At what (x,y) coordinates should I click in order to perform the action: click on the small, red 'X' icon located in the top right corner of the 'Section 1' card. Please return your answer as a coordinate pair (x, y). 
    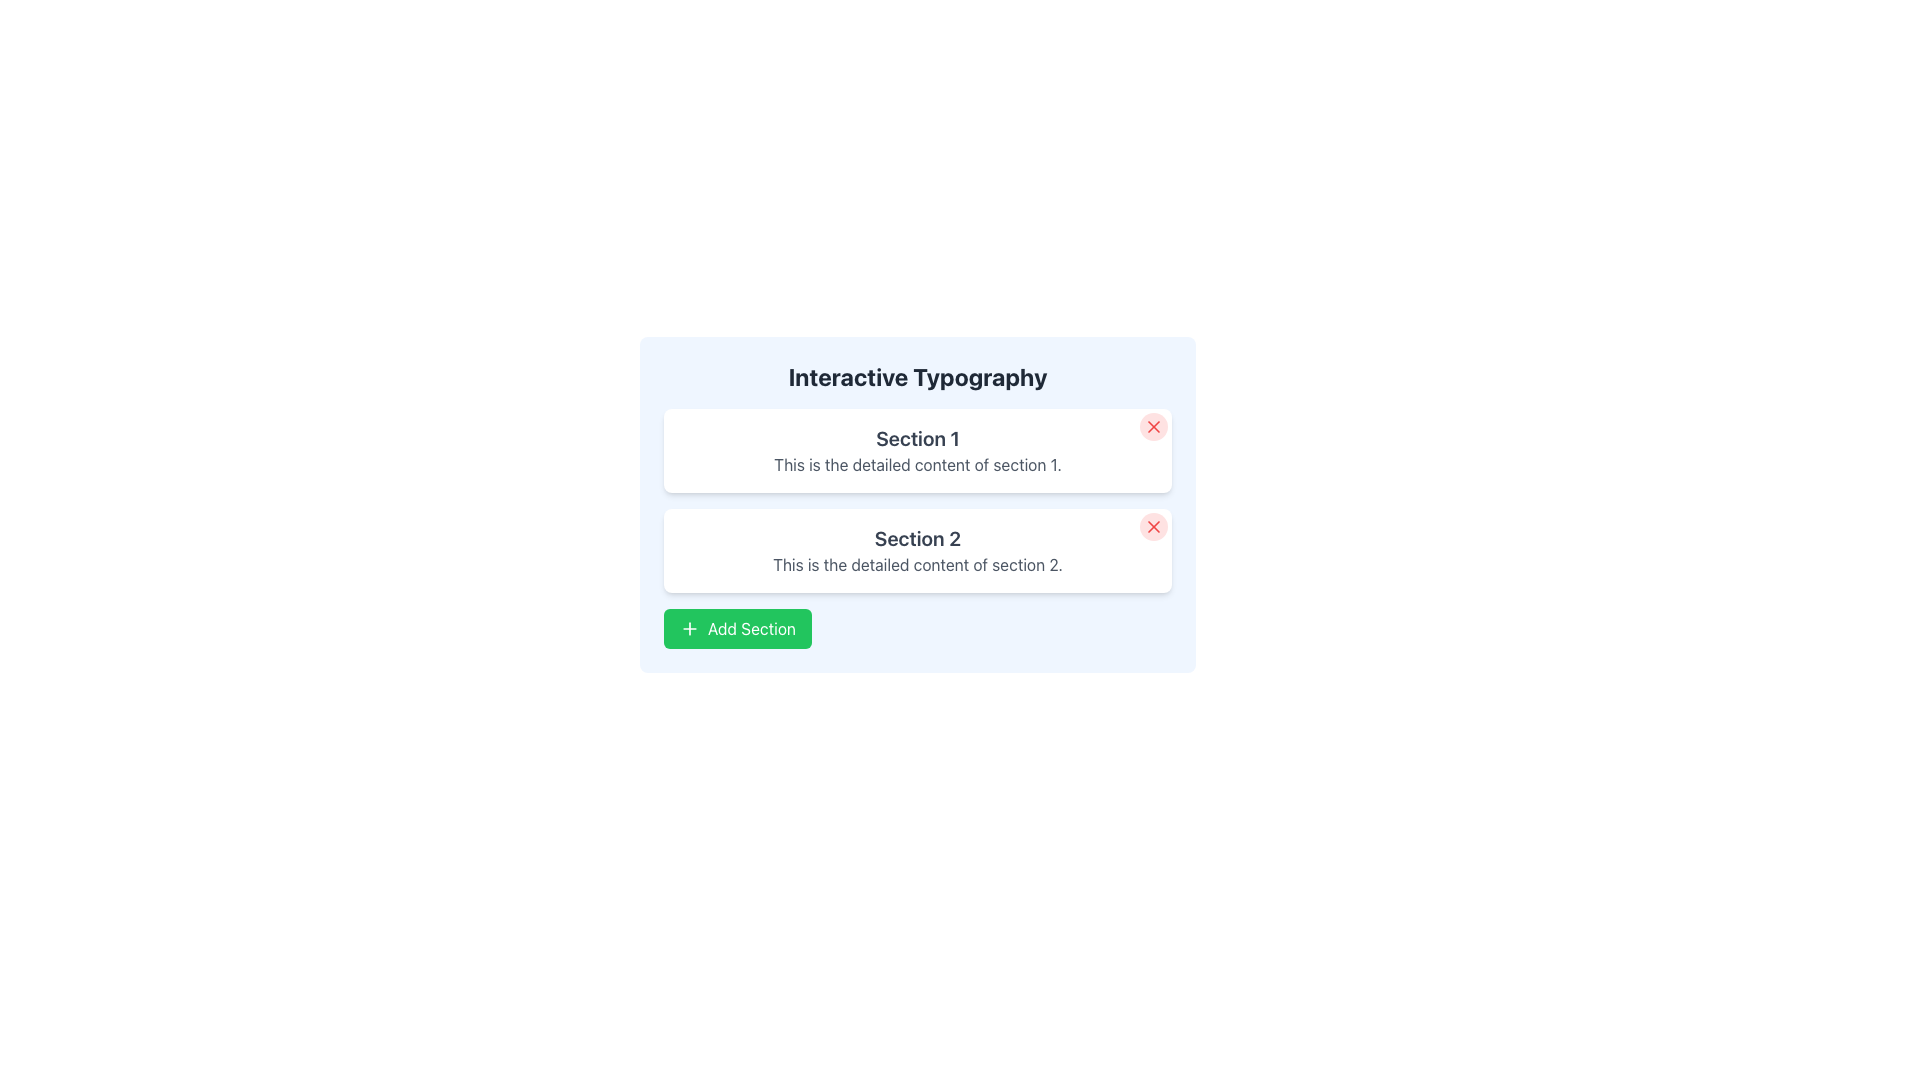
    Looking at the image, I should click on (1153, 426).